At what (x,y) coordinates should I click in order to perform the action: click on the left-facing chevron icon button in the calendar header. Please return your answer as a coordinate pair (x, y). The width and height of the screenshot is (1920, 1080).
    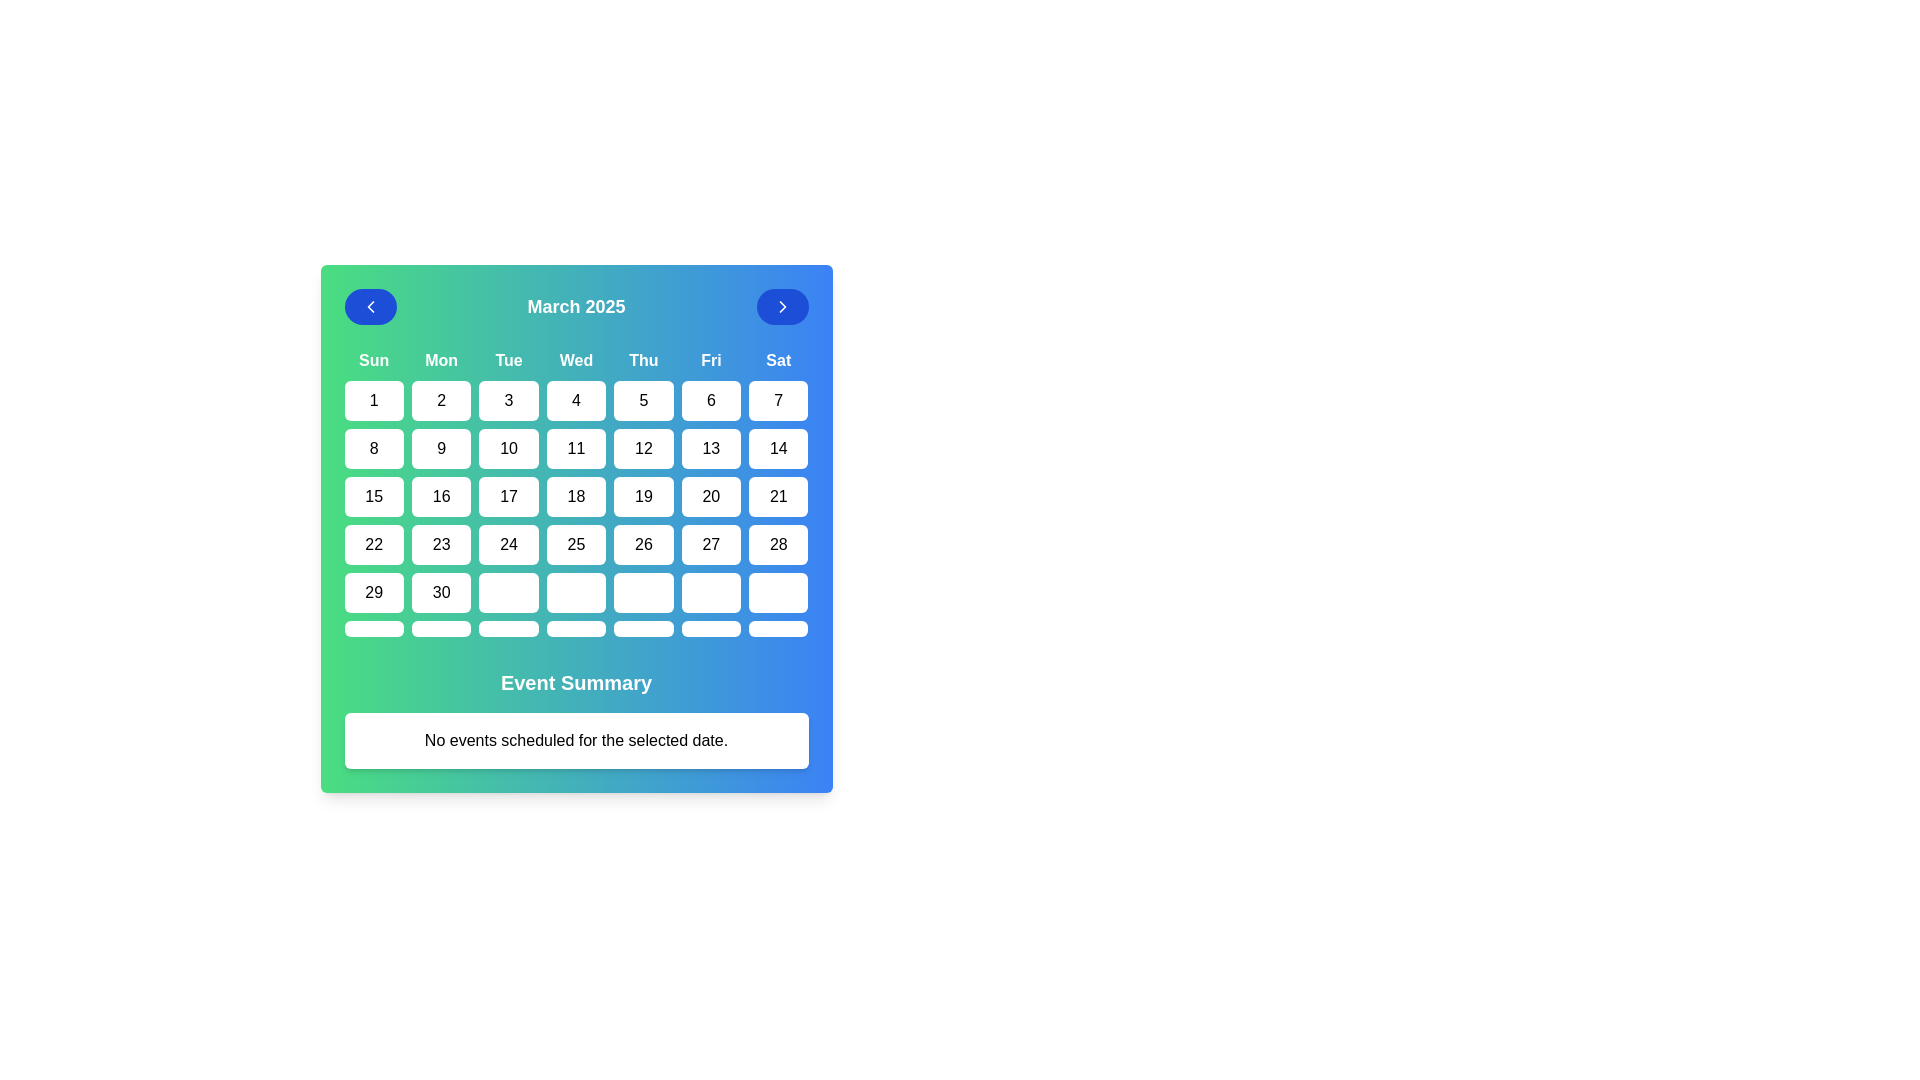
    Looking at the image, I should click on (370, 307).